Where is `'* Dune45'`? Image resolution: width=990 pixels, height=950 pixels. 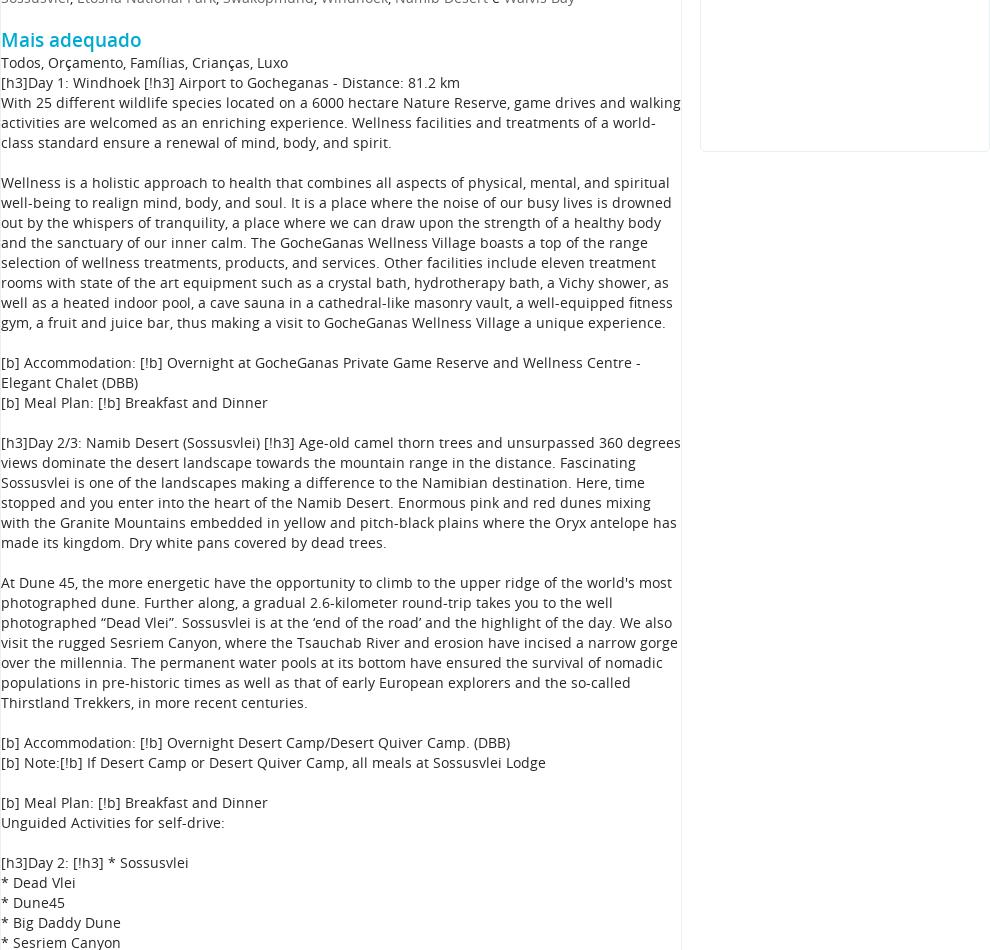 '* Dune45' is located at coordinates (31, 901).